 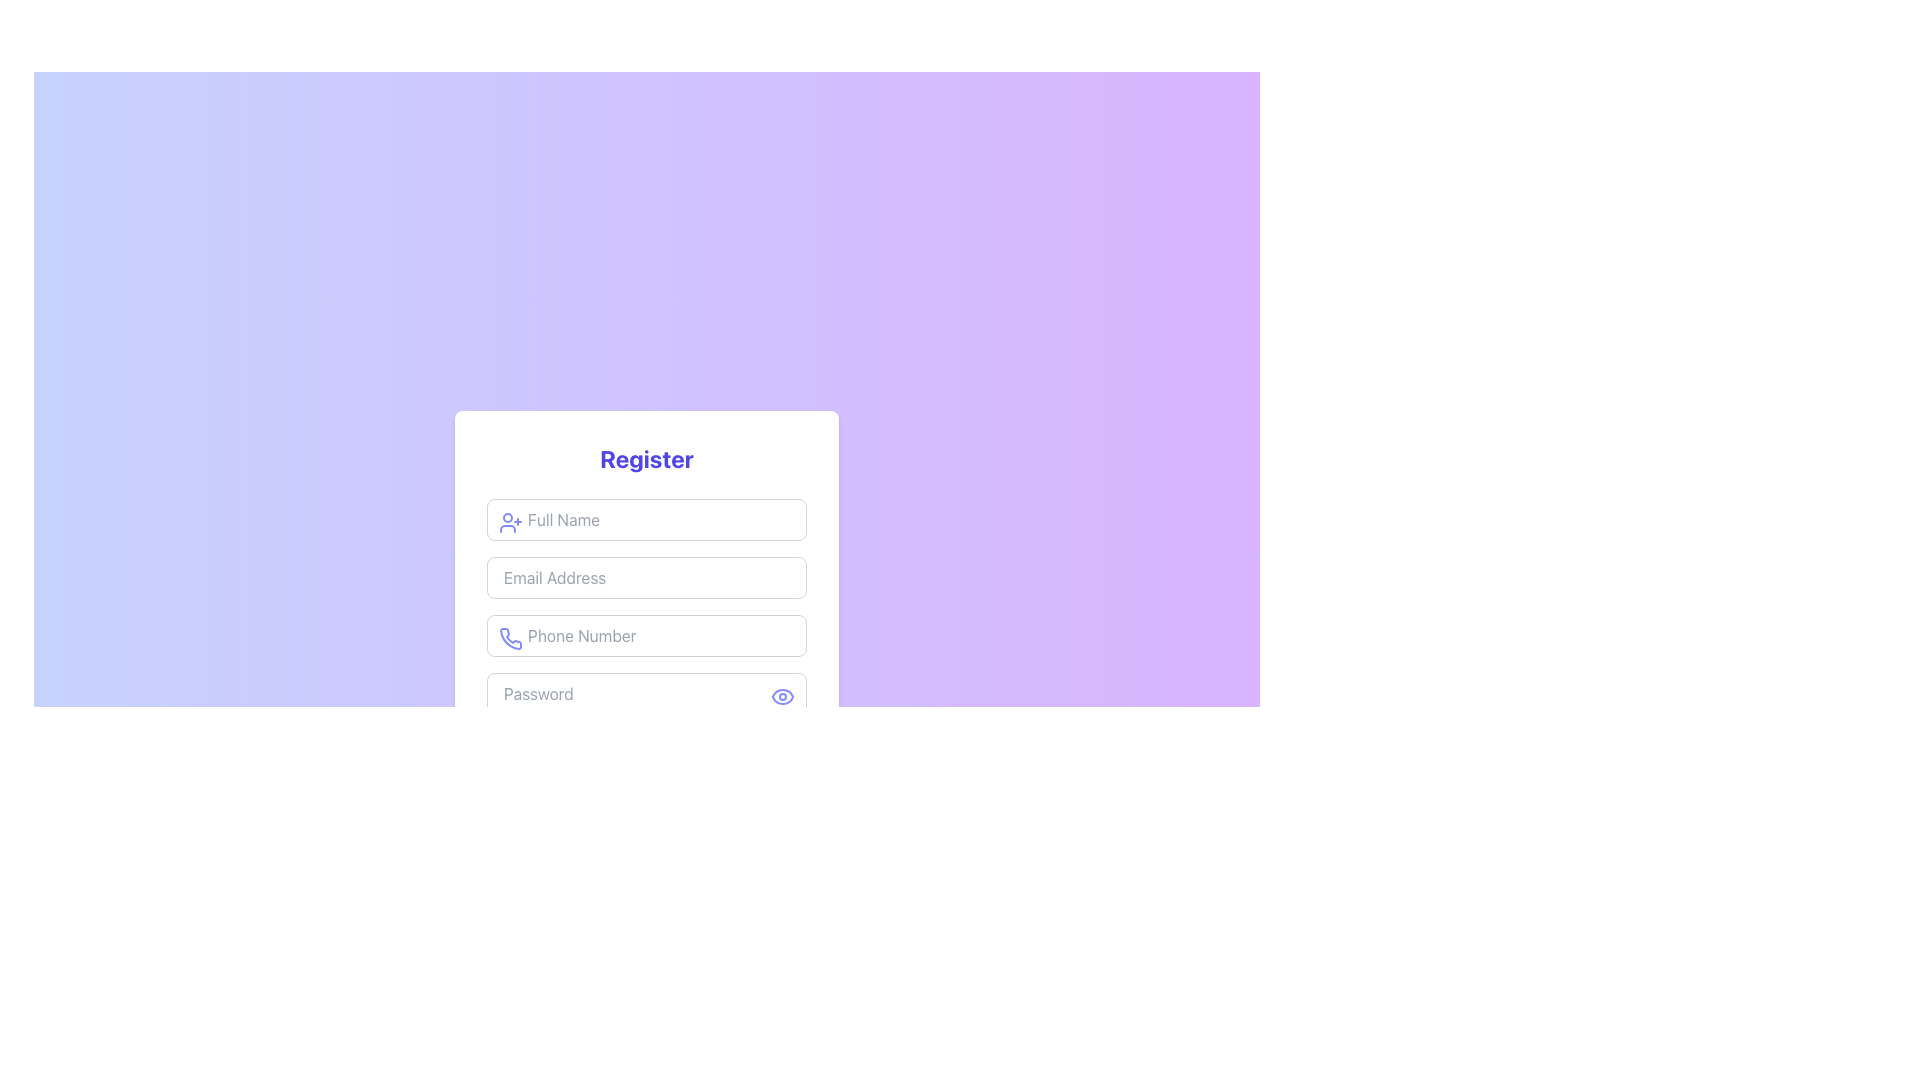 I want to click on the indigo blue phone icon located inside the 'Phone Number' input field at the top-left corner, preceding the placeholder text, so click(x=510, y=639).